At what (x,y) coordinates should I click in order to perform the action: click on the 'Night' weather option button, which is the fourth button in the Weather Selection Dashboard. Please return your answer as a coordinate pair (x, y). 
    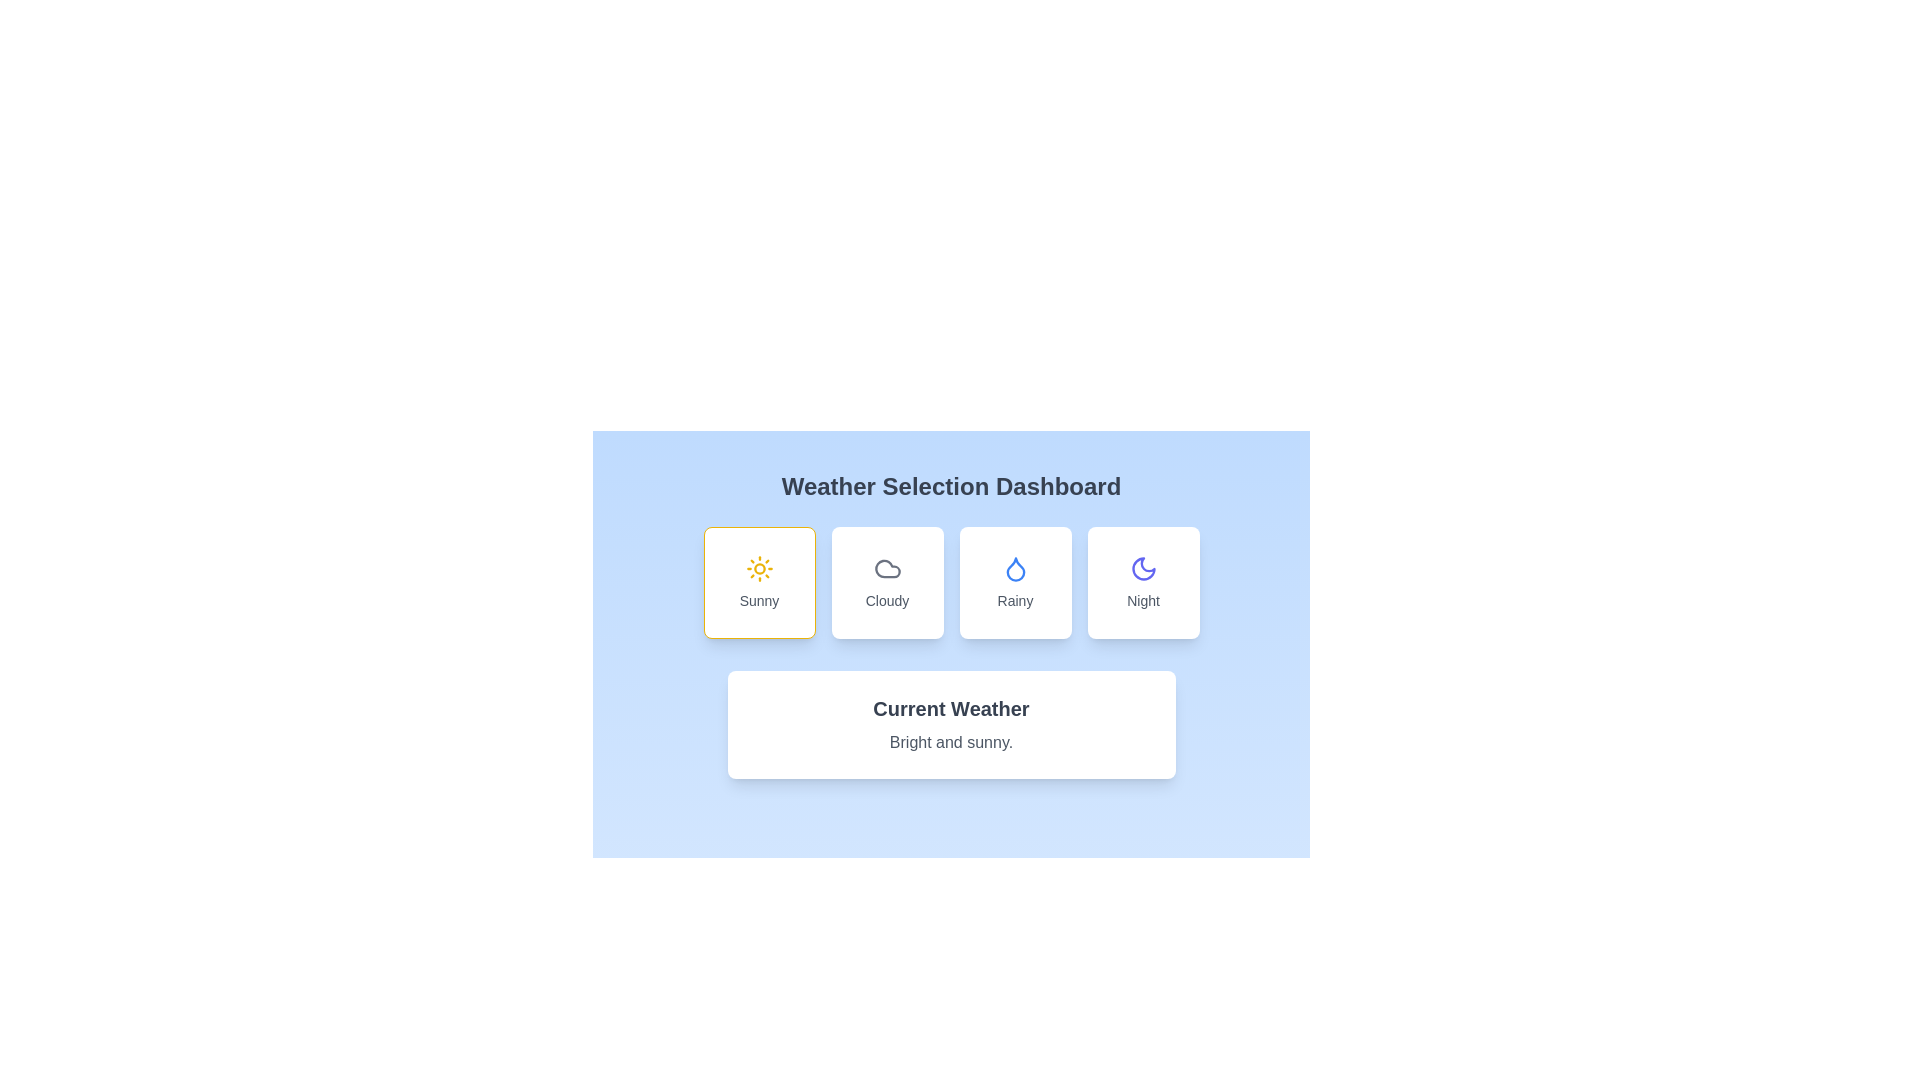
    Looking at the image, I should click on (1143, 582).